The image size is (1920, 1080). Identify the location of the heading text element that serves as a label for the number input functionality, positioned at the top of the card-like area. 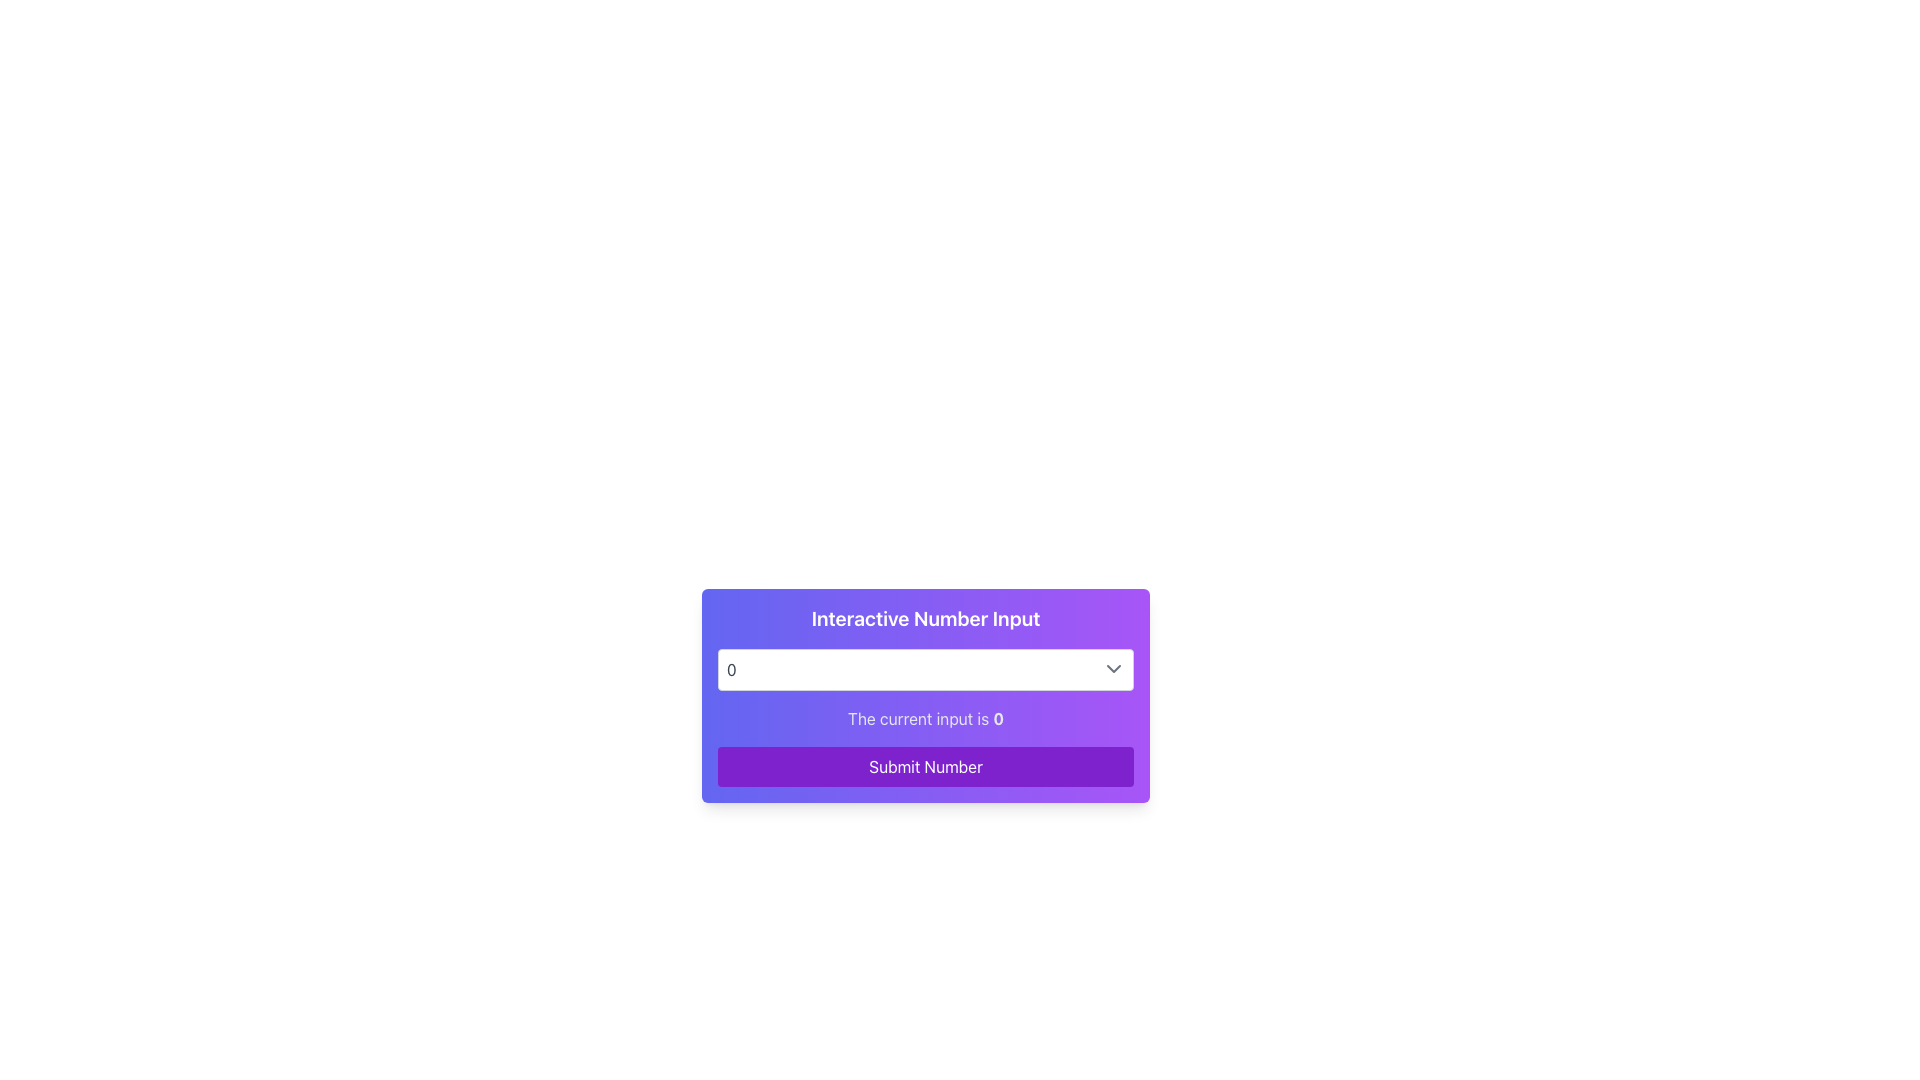
(925, 617).